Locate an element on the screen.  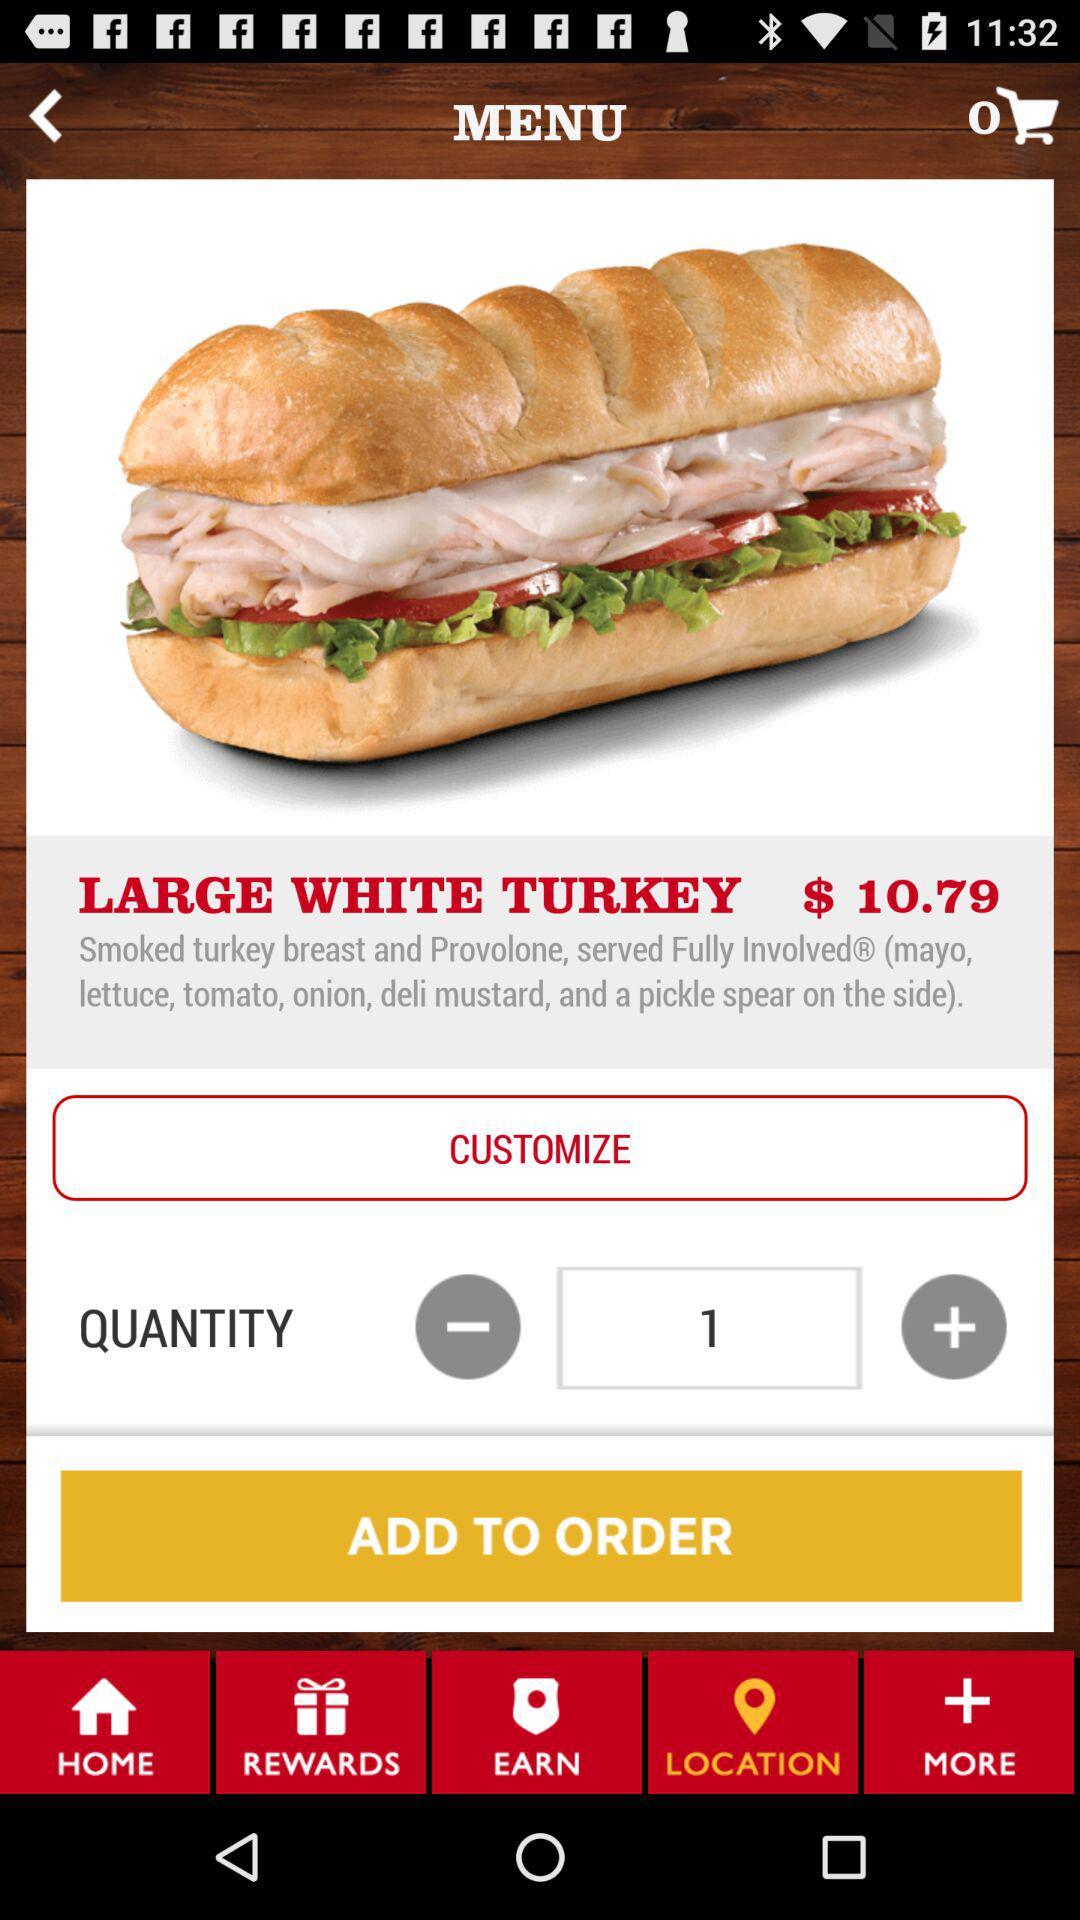
0 app is located at coordinates (1023, 114).